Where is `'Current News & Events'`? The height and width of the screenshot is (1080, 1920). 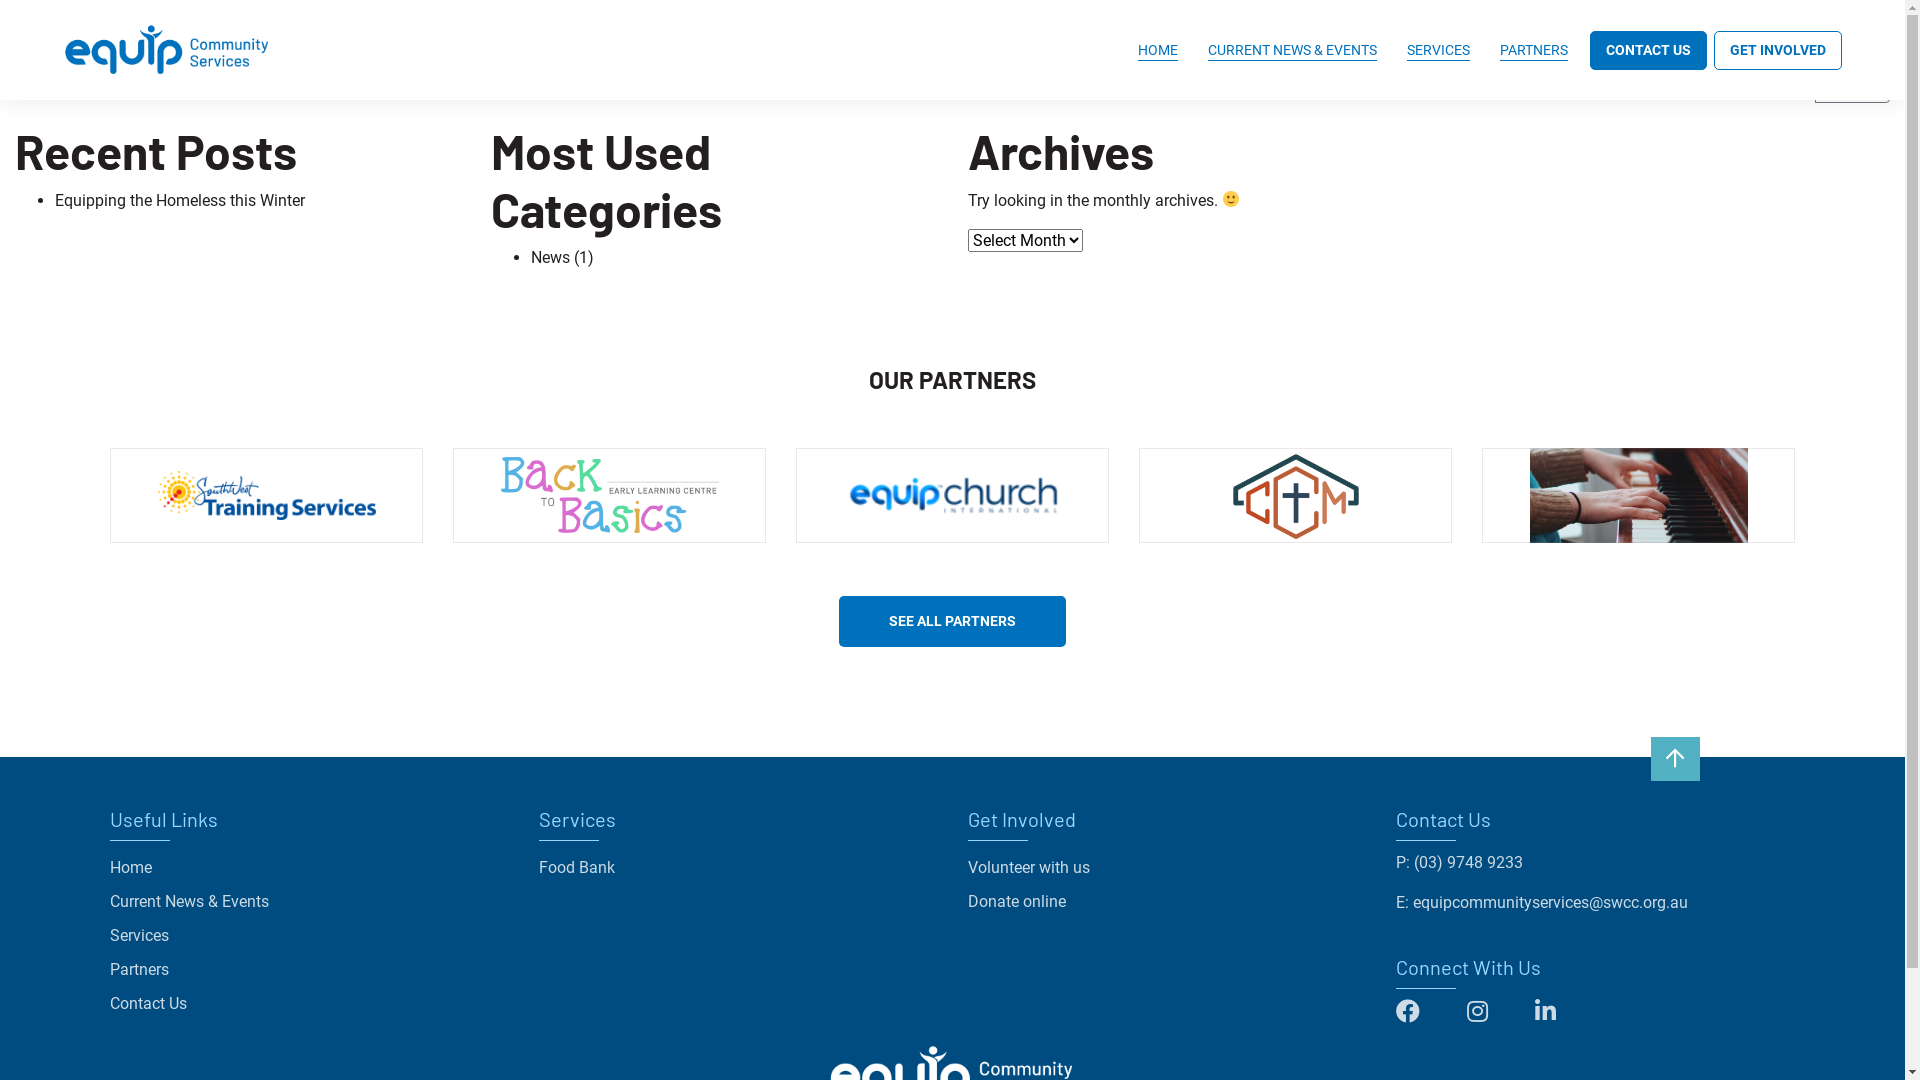
'Current News & Events' is located at coordinates (189, 902).